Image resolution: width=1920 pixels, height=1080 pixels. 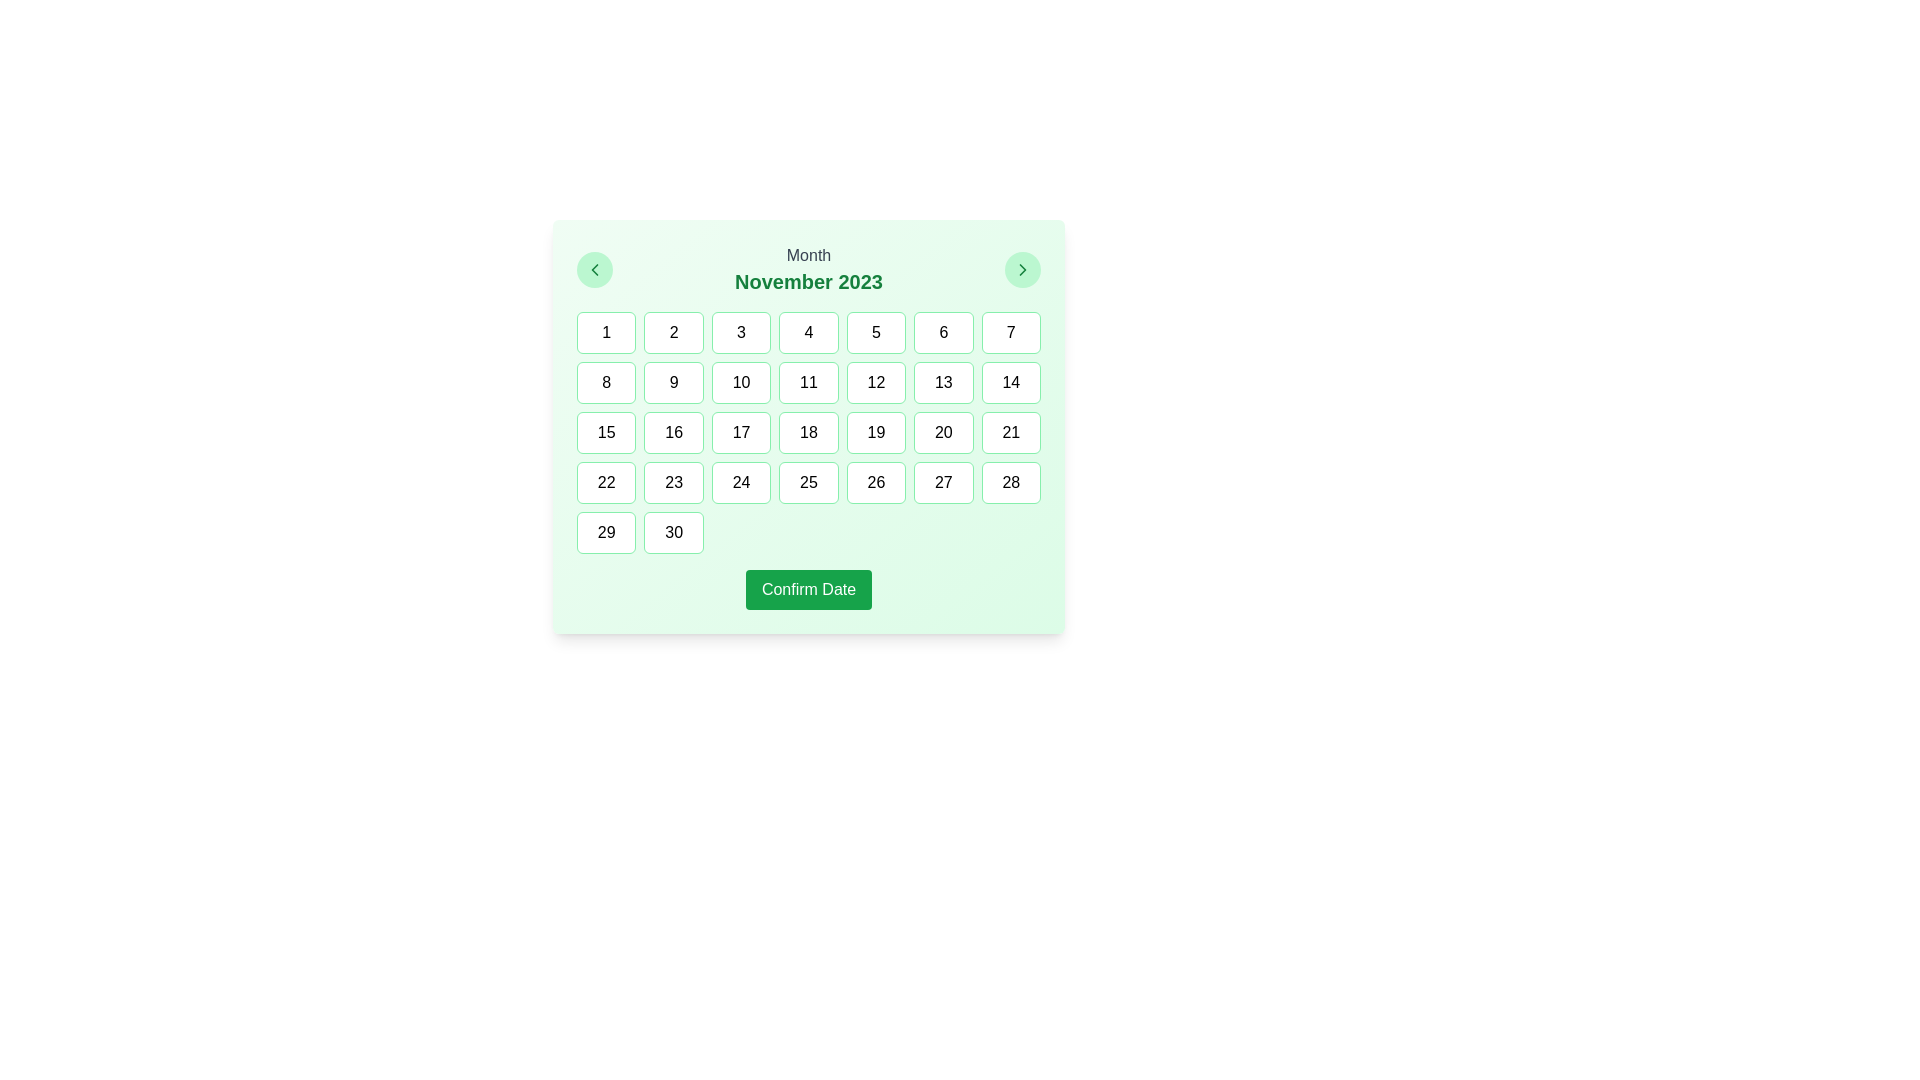 I want to click on the rectangular button with a white background, green border, and the number '21' in bold, located in the third row and seventh column of the calendar grid, so click(x=1011, y=431).